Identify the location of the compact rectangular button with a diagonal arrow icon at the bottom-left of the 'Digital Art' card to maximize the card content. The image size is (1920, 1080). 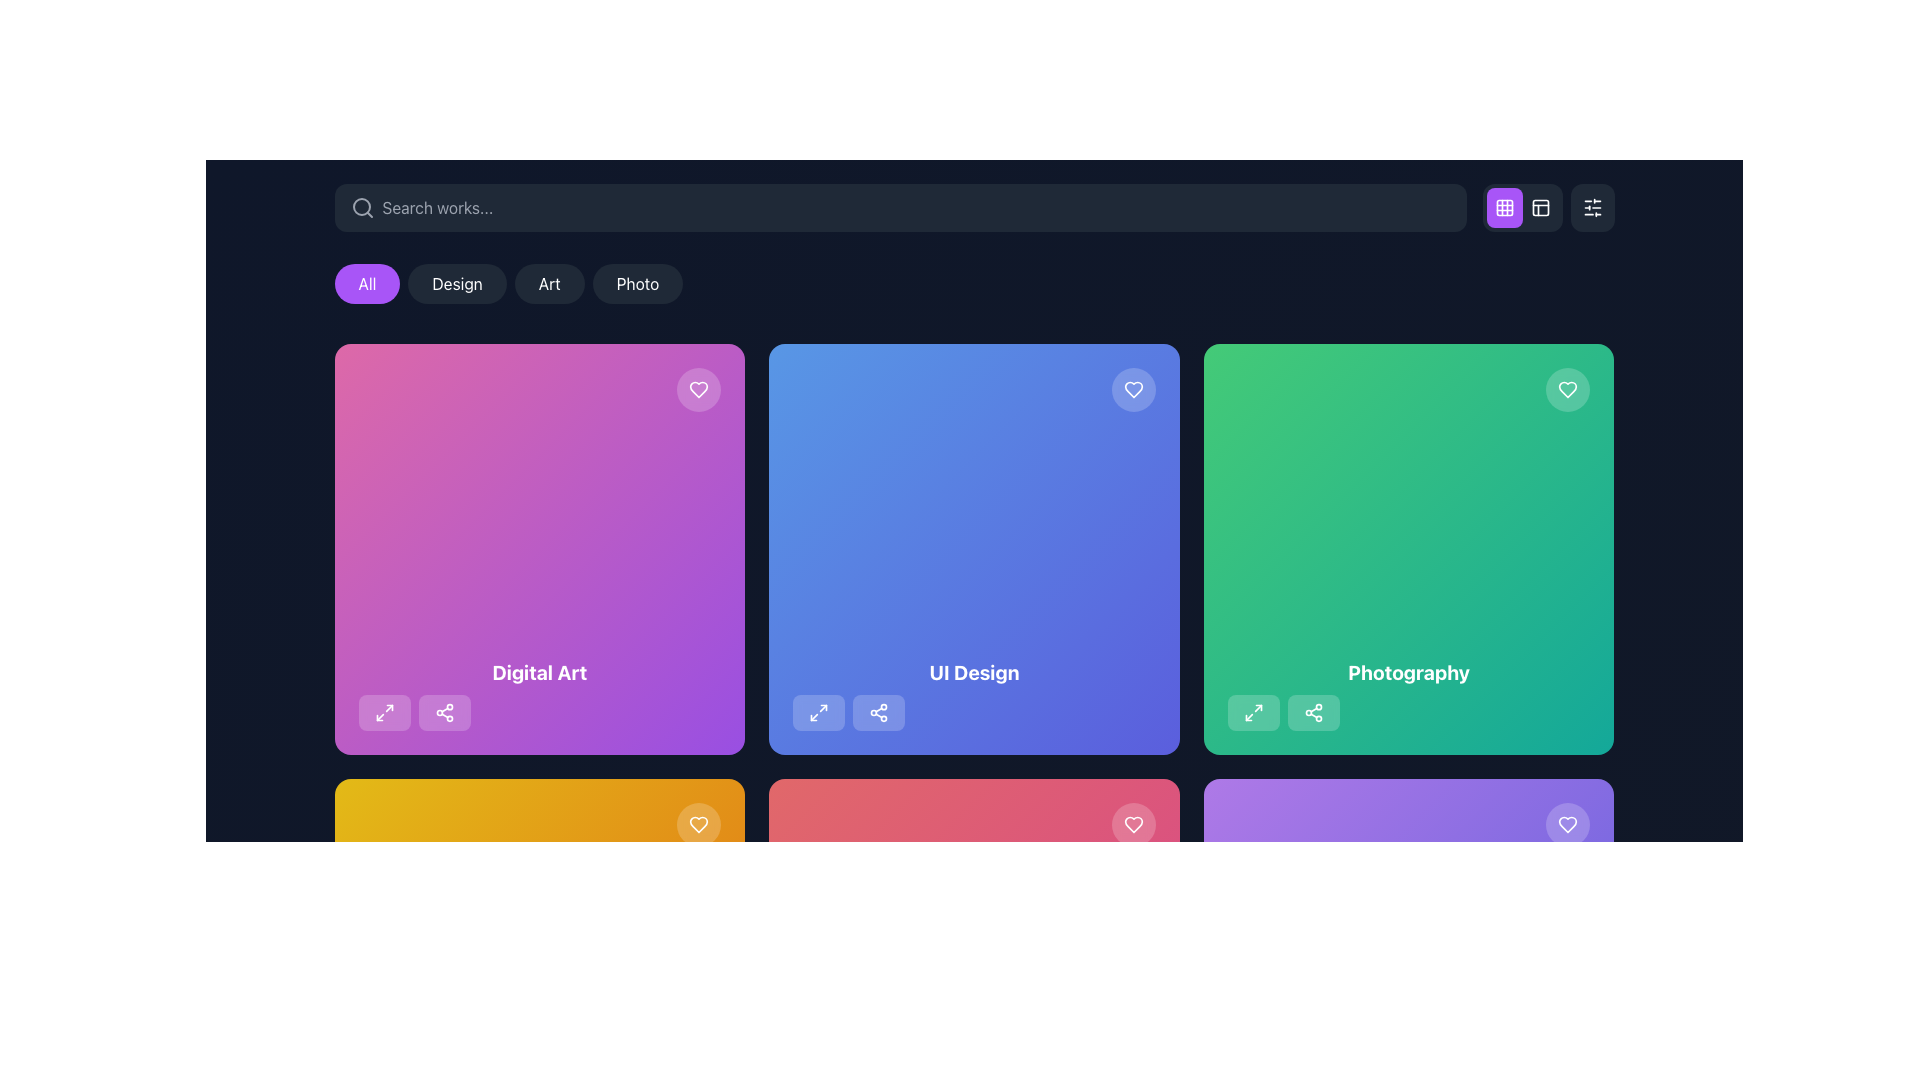
(384, 711).